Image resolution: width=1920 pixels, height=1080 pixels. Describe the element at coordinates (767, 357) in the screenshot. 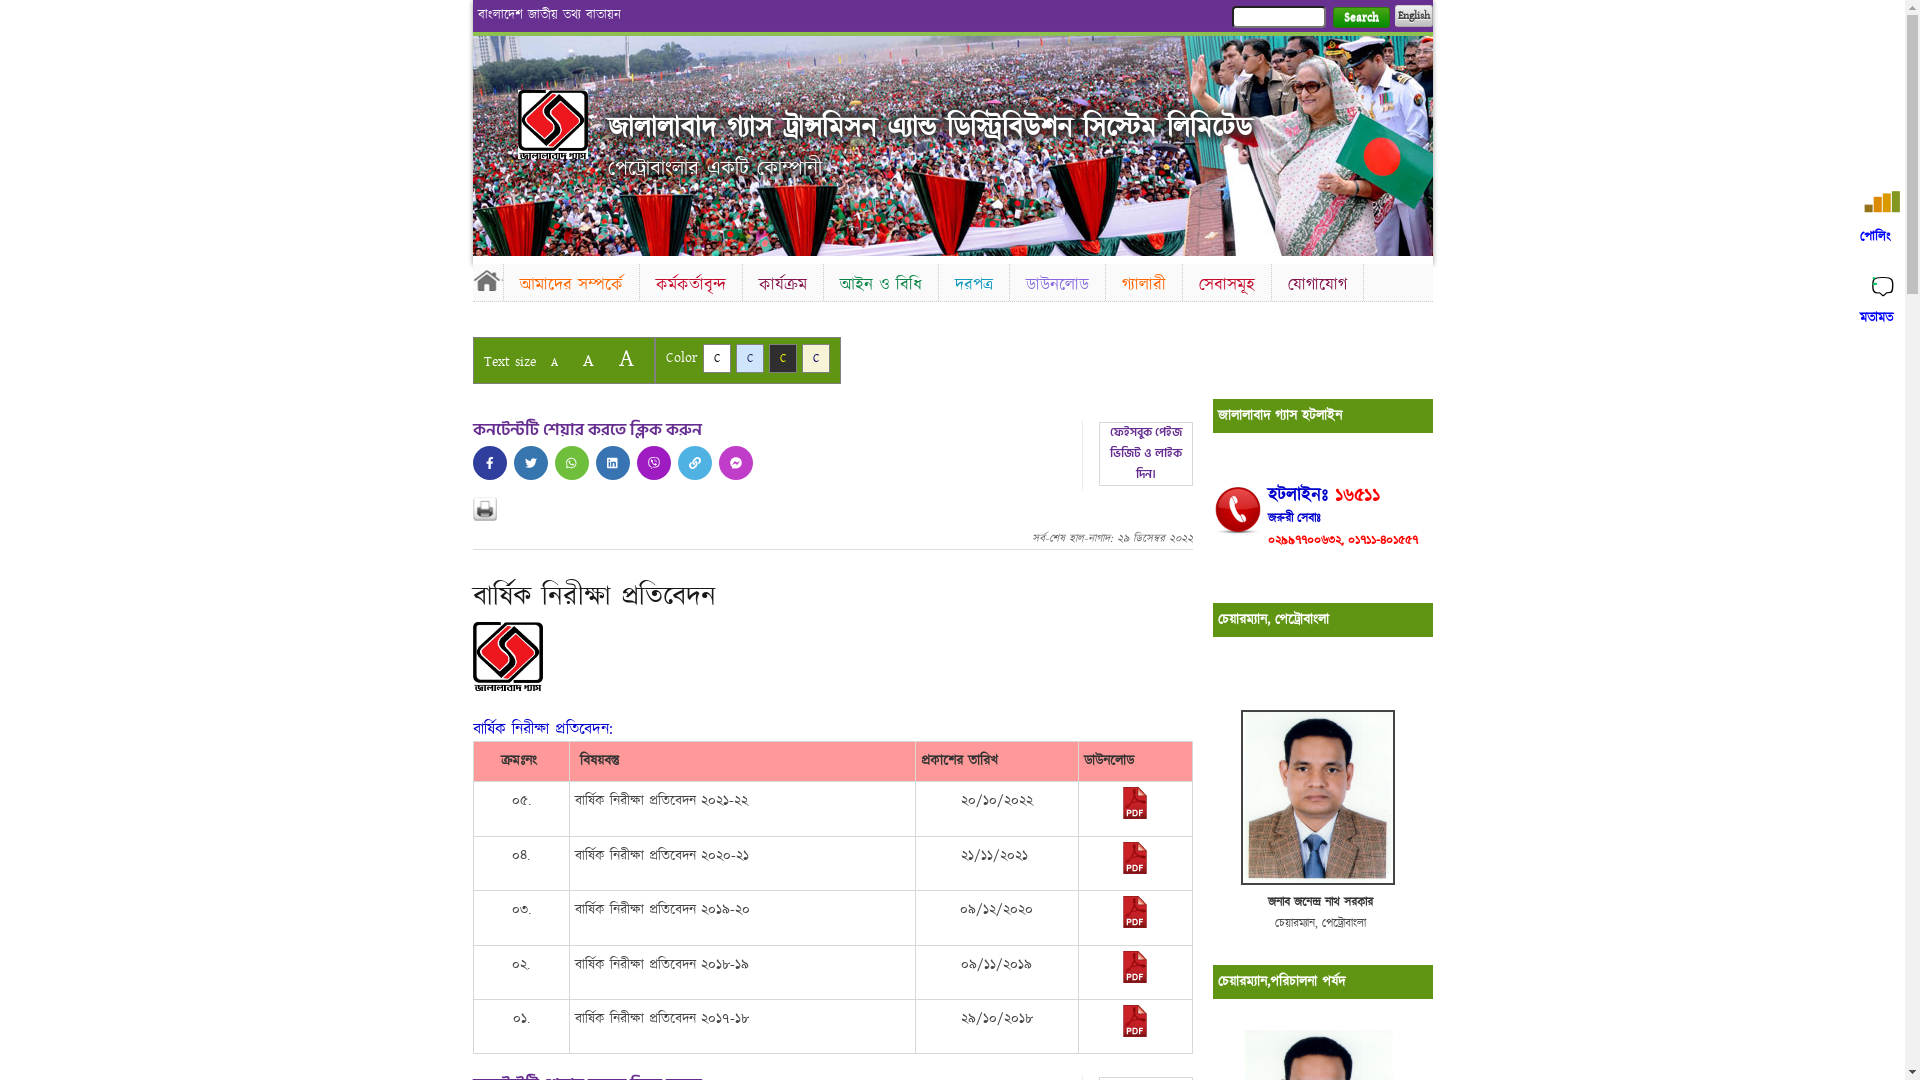

I see `'C'` at that location.